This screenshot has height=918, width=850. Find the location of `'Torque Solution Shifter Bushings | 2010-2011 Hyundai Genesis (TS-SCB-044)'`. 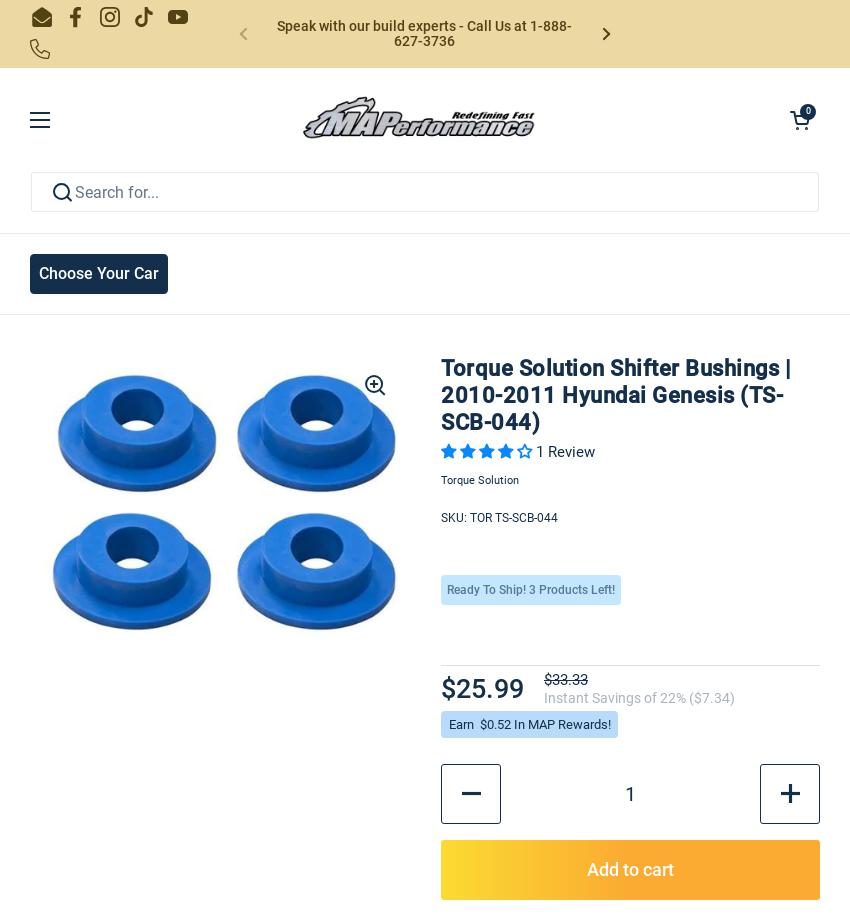

'Torque Solution Shifter Bushings | 2010-2011 Hyundai Genesis (TS-SCB-044)' is located at coordinates (614, 393).